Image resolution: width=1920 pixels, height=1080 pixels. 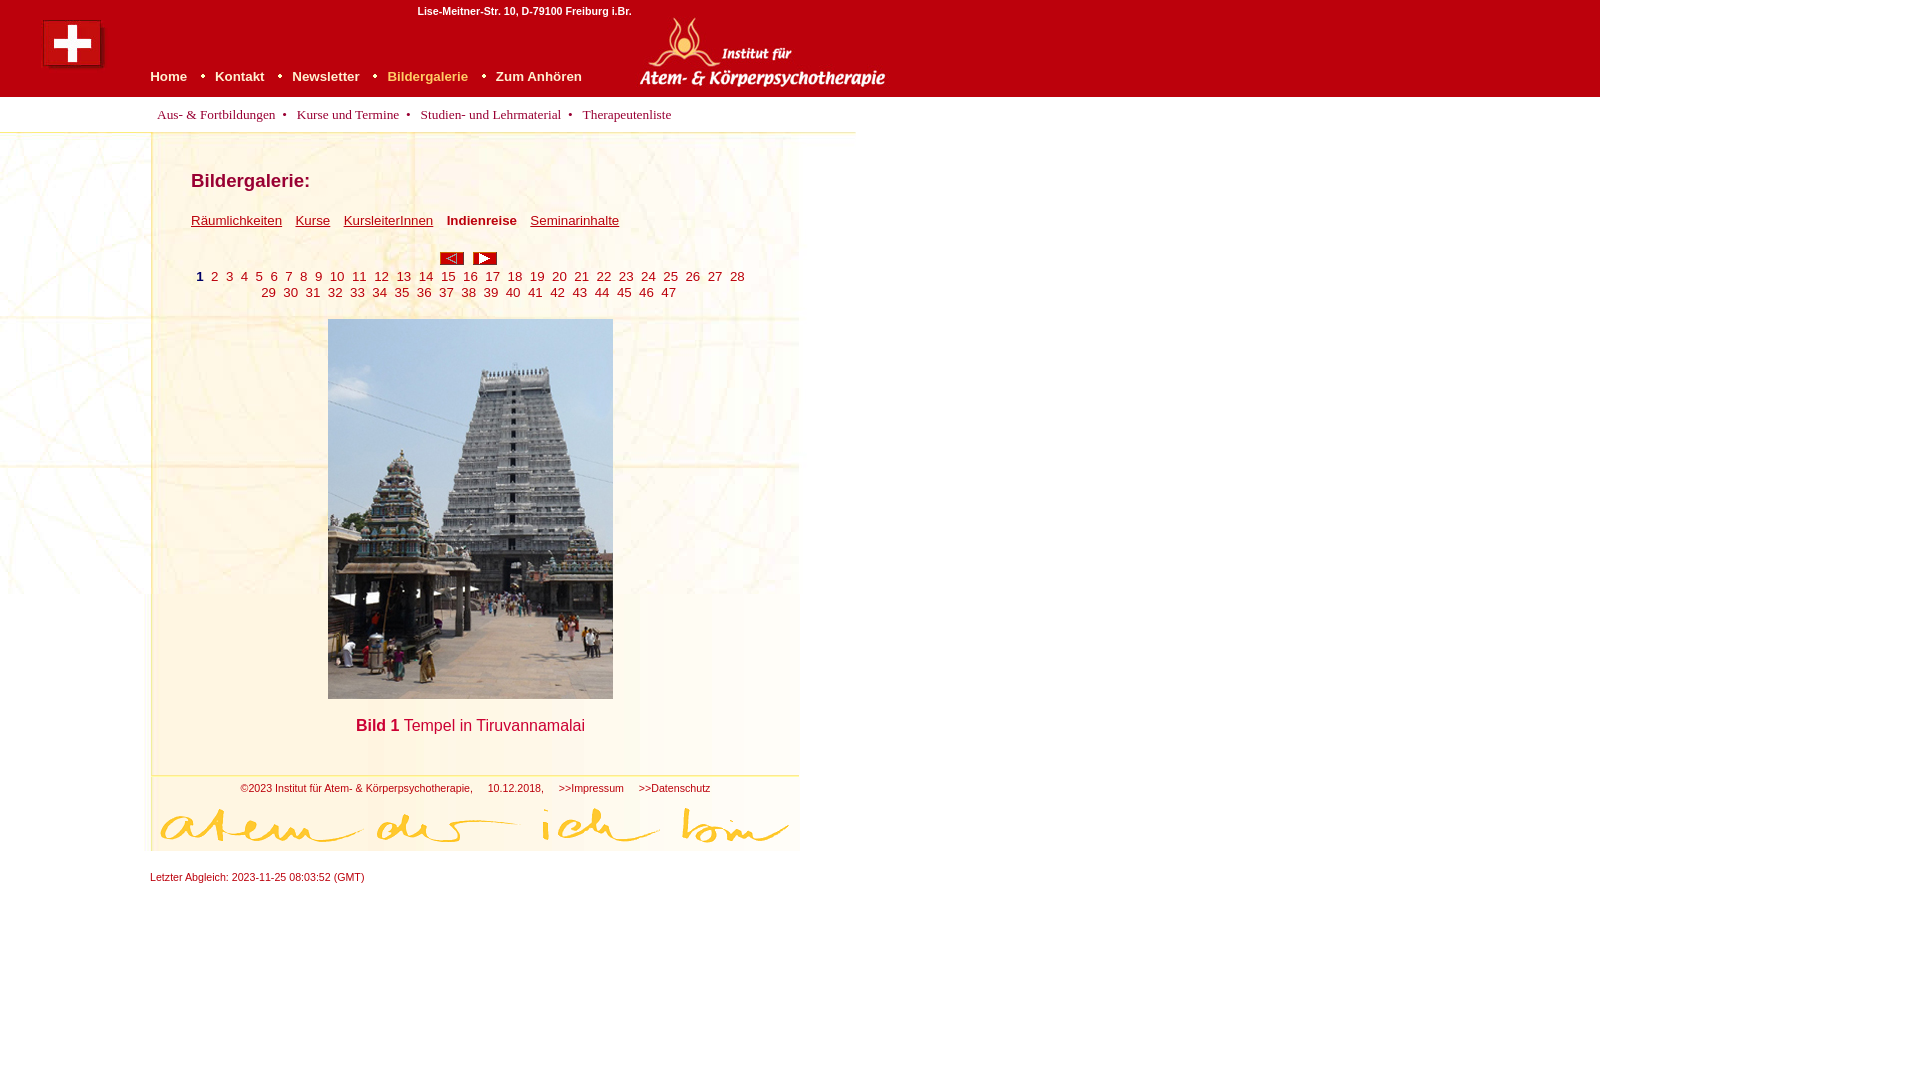 I want to click on 'Lise-Meitner-Str. 10, D-79100 Freiburg i.Br.', so click(x=523, y=9).